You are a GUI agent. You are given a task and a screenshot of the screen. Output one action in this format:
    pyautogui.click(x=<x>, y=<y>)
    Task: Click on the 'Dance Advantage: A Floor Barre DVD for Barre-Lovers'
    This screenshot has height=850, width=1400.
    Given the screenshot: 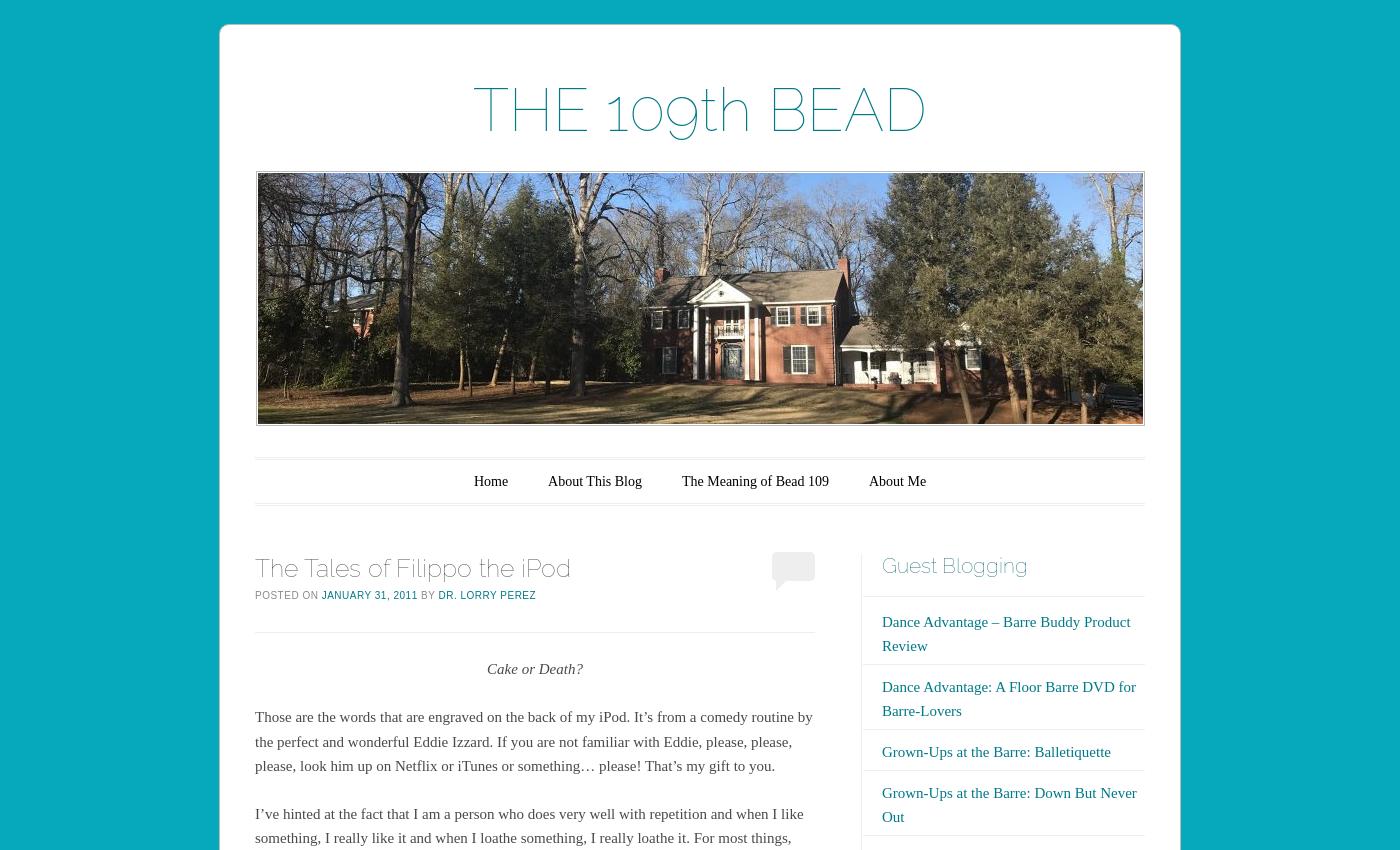 What is the action you would take?
    pyautogui.click(x=1008, y=697)
    